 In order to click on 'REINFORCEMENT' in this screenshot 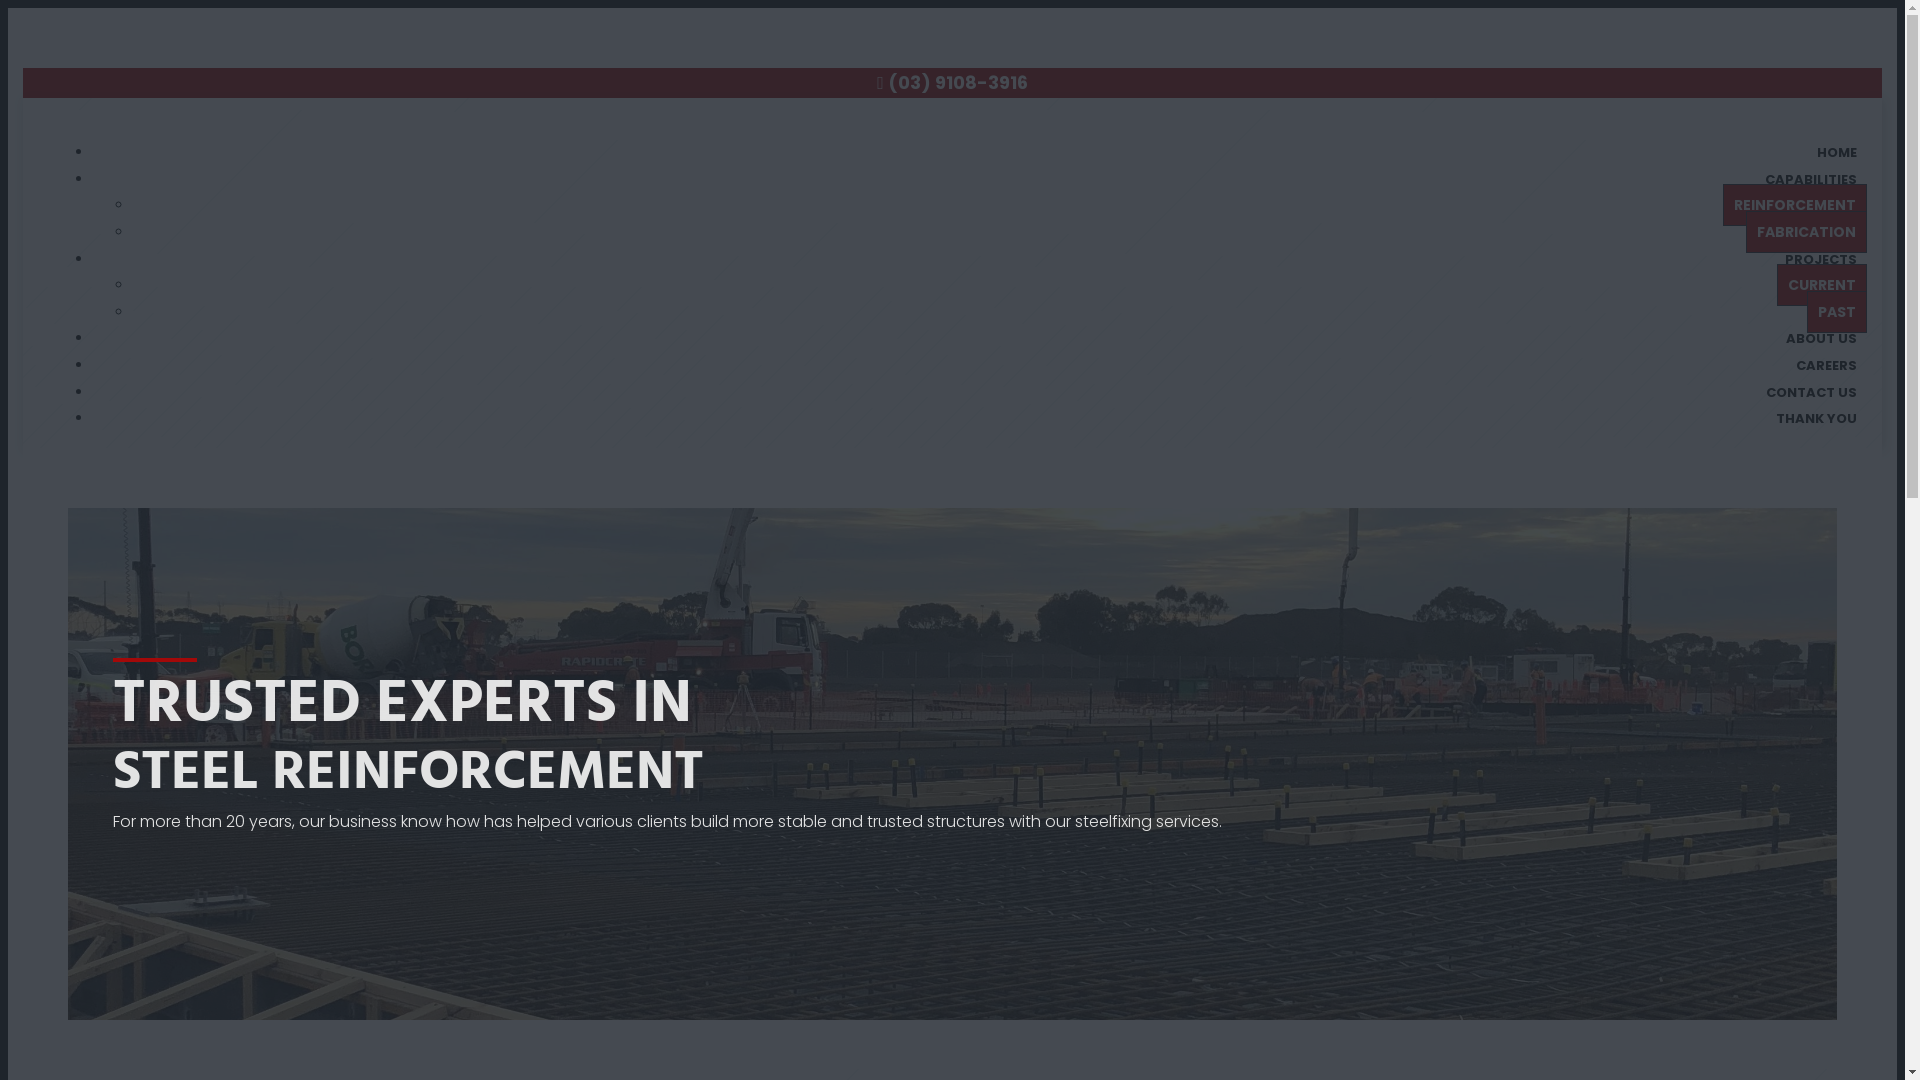, I will do `click(1722, 204)`.